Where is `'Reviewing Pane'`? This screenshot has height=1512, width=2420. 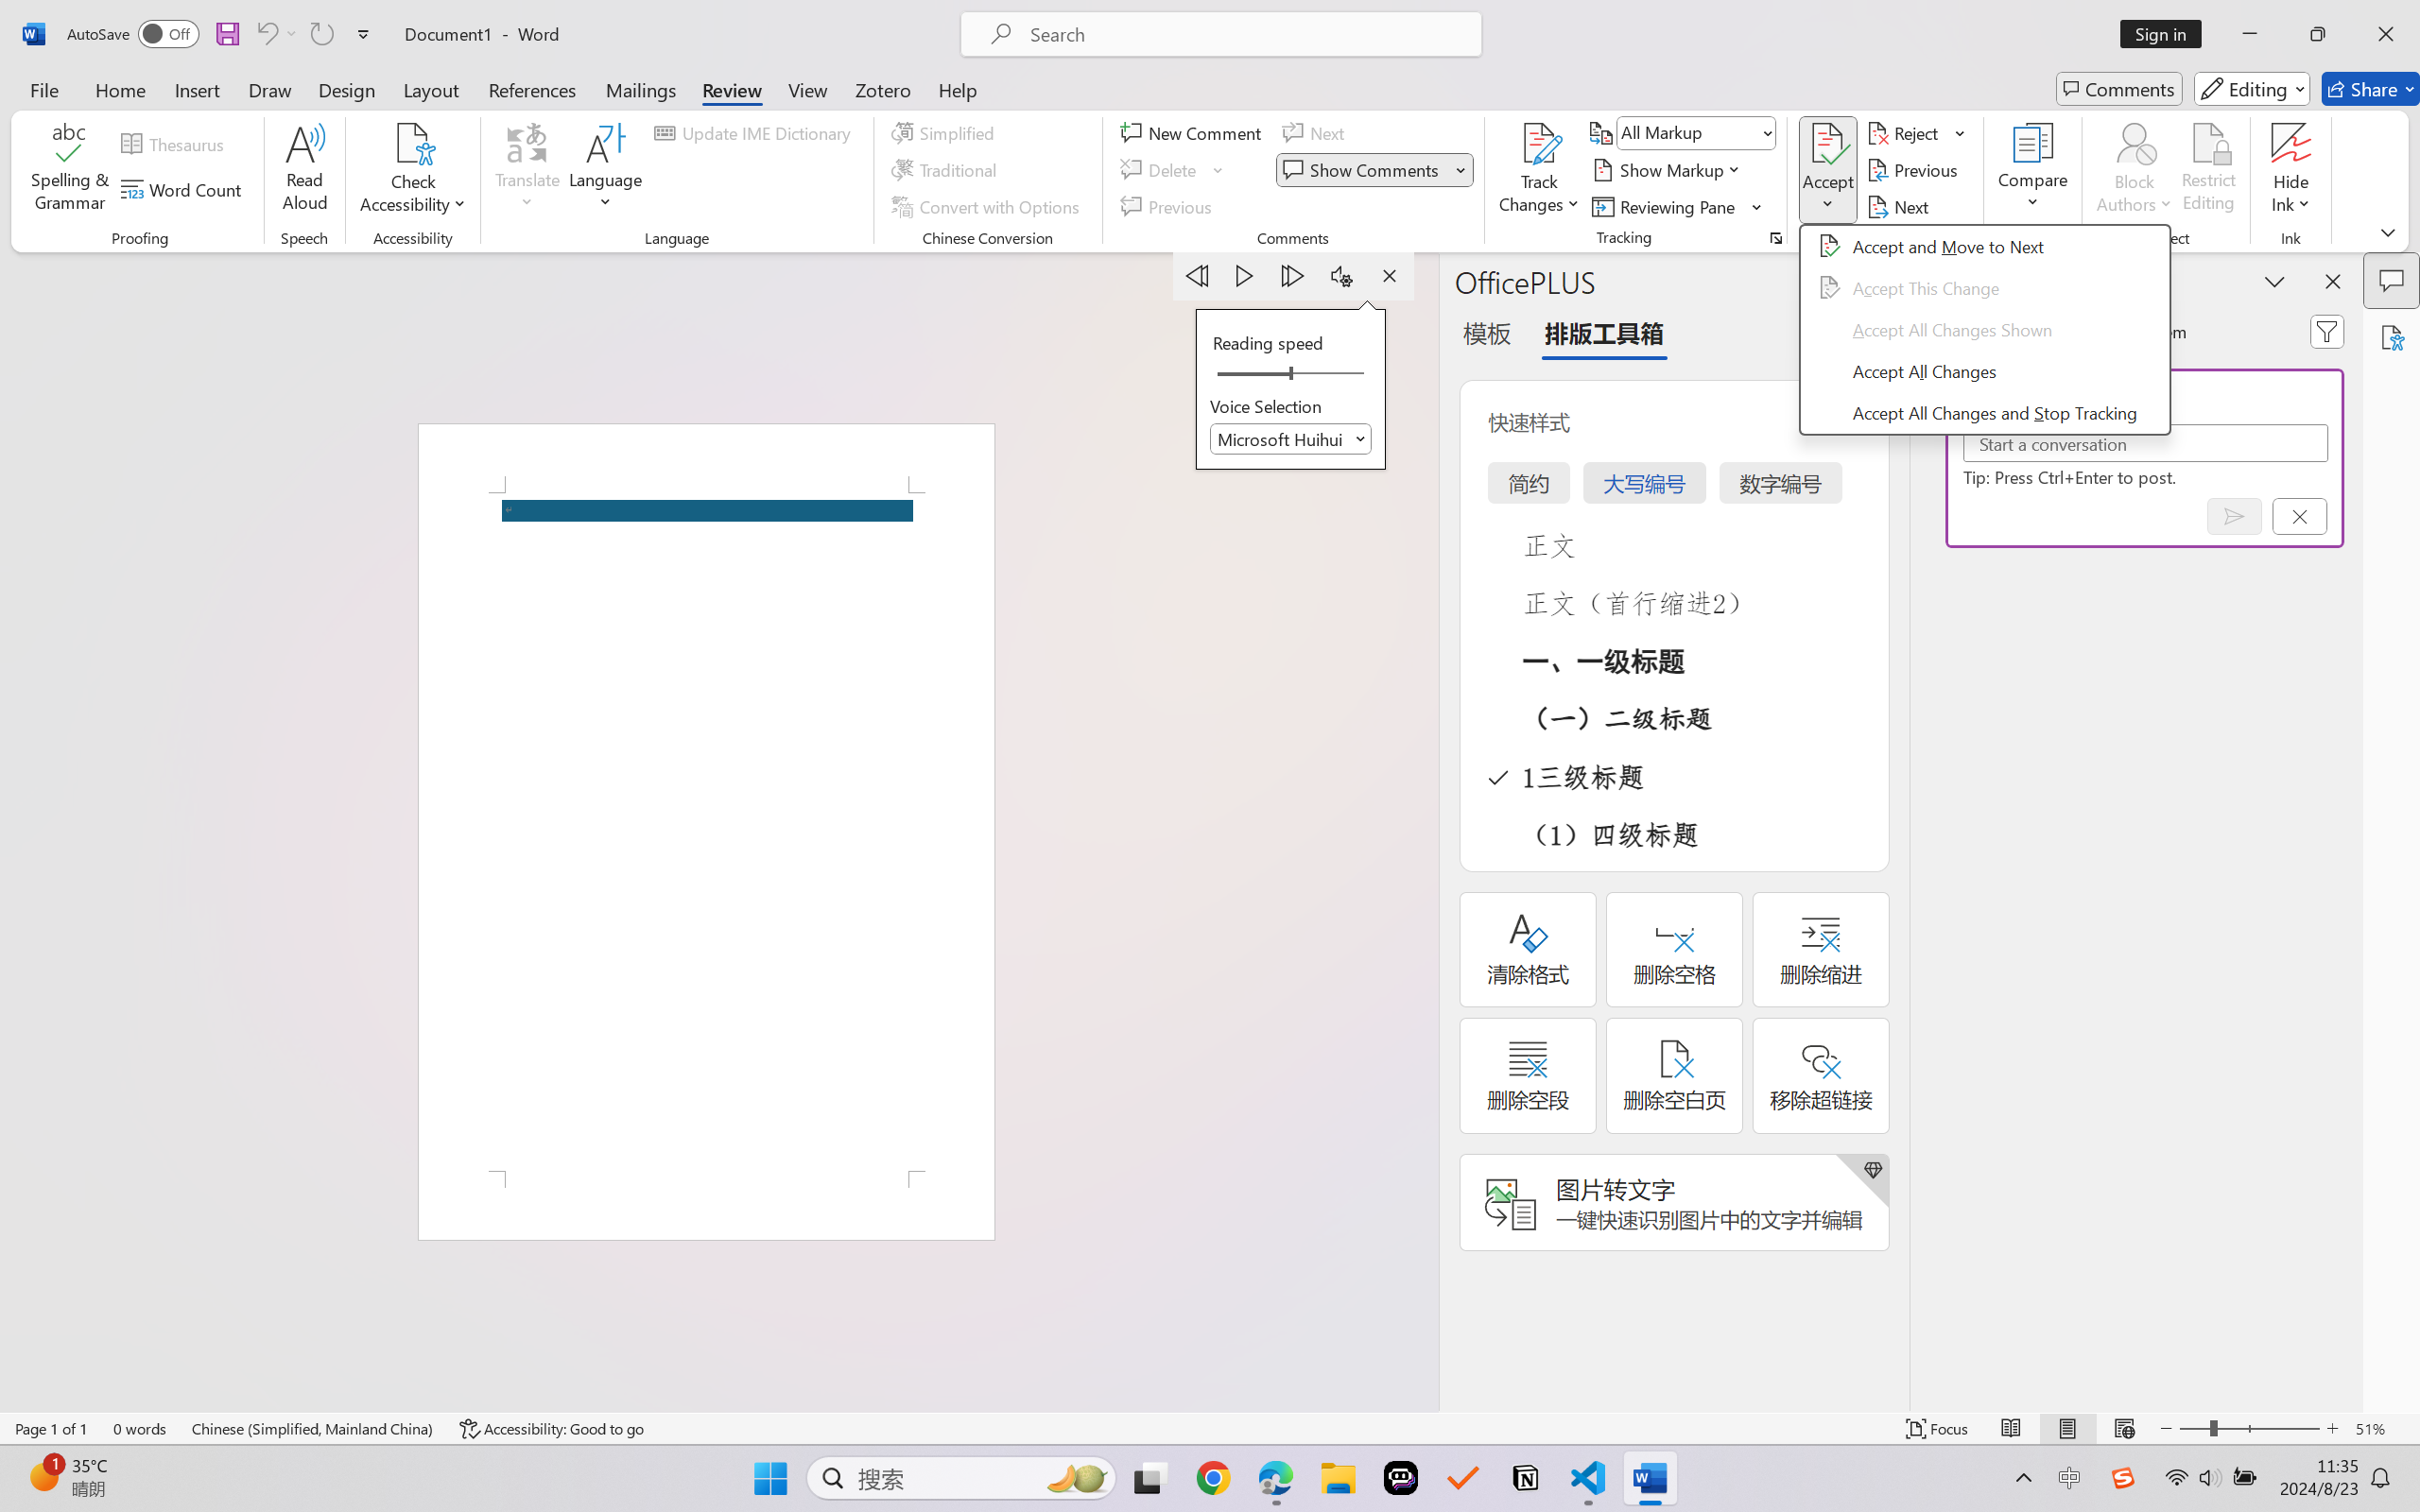
'Reviewing Pane' is located at coordinates (1665, 207).